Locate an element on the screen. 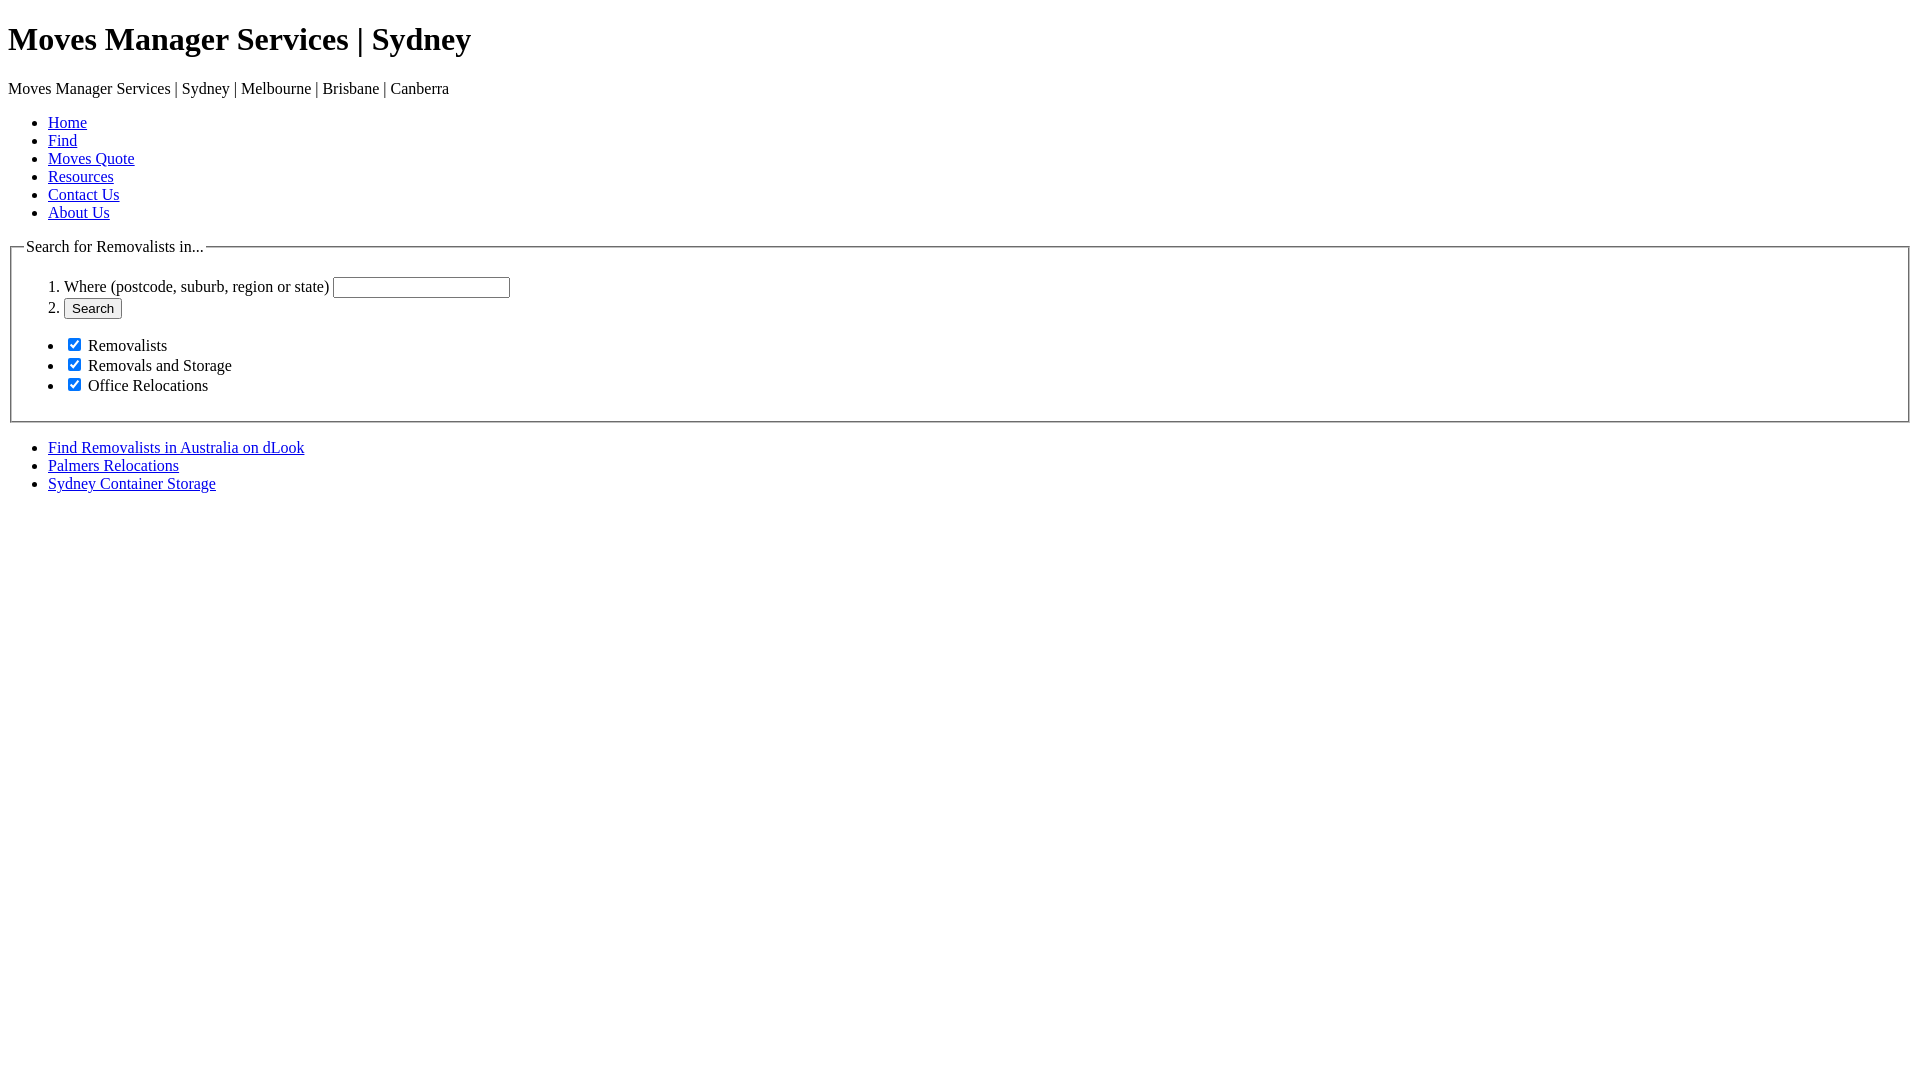 This screenshot has height=1080, width=1920. 'Home' is located at coordinates (67, 122).